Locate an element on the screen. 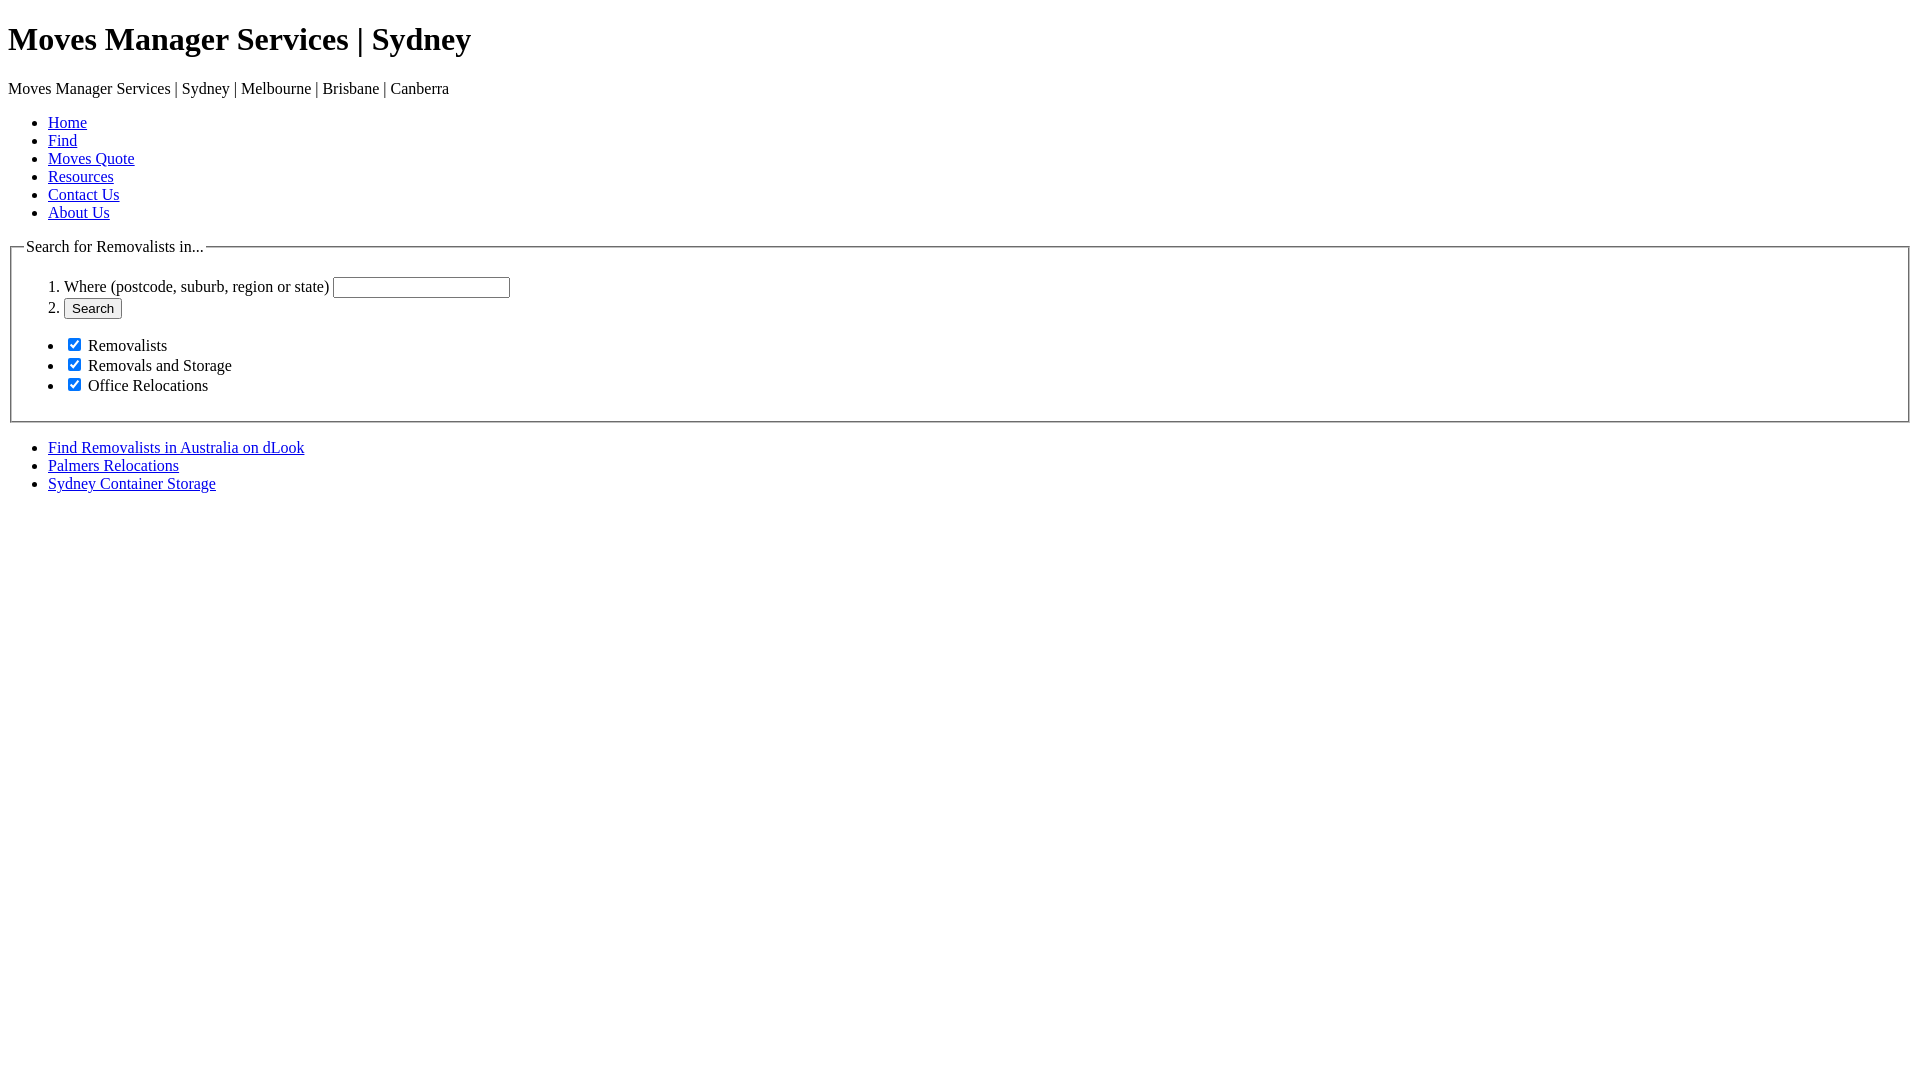 This screenshot has height=1080, width=1920. 'Home' is located at coordinates (67, 122).